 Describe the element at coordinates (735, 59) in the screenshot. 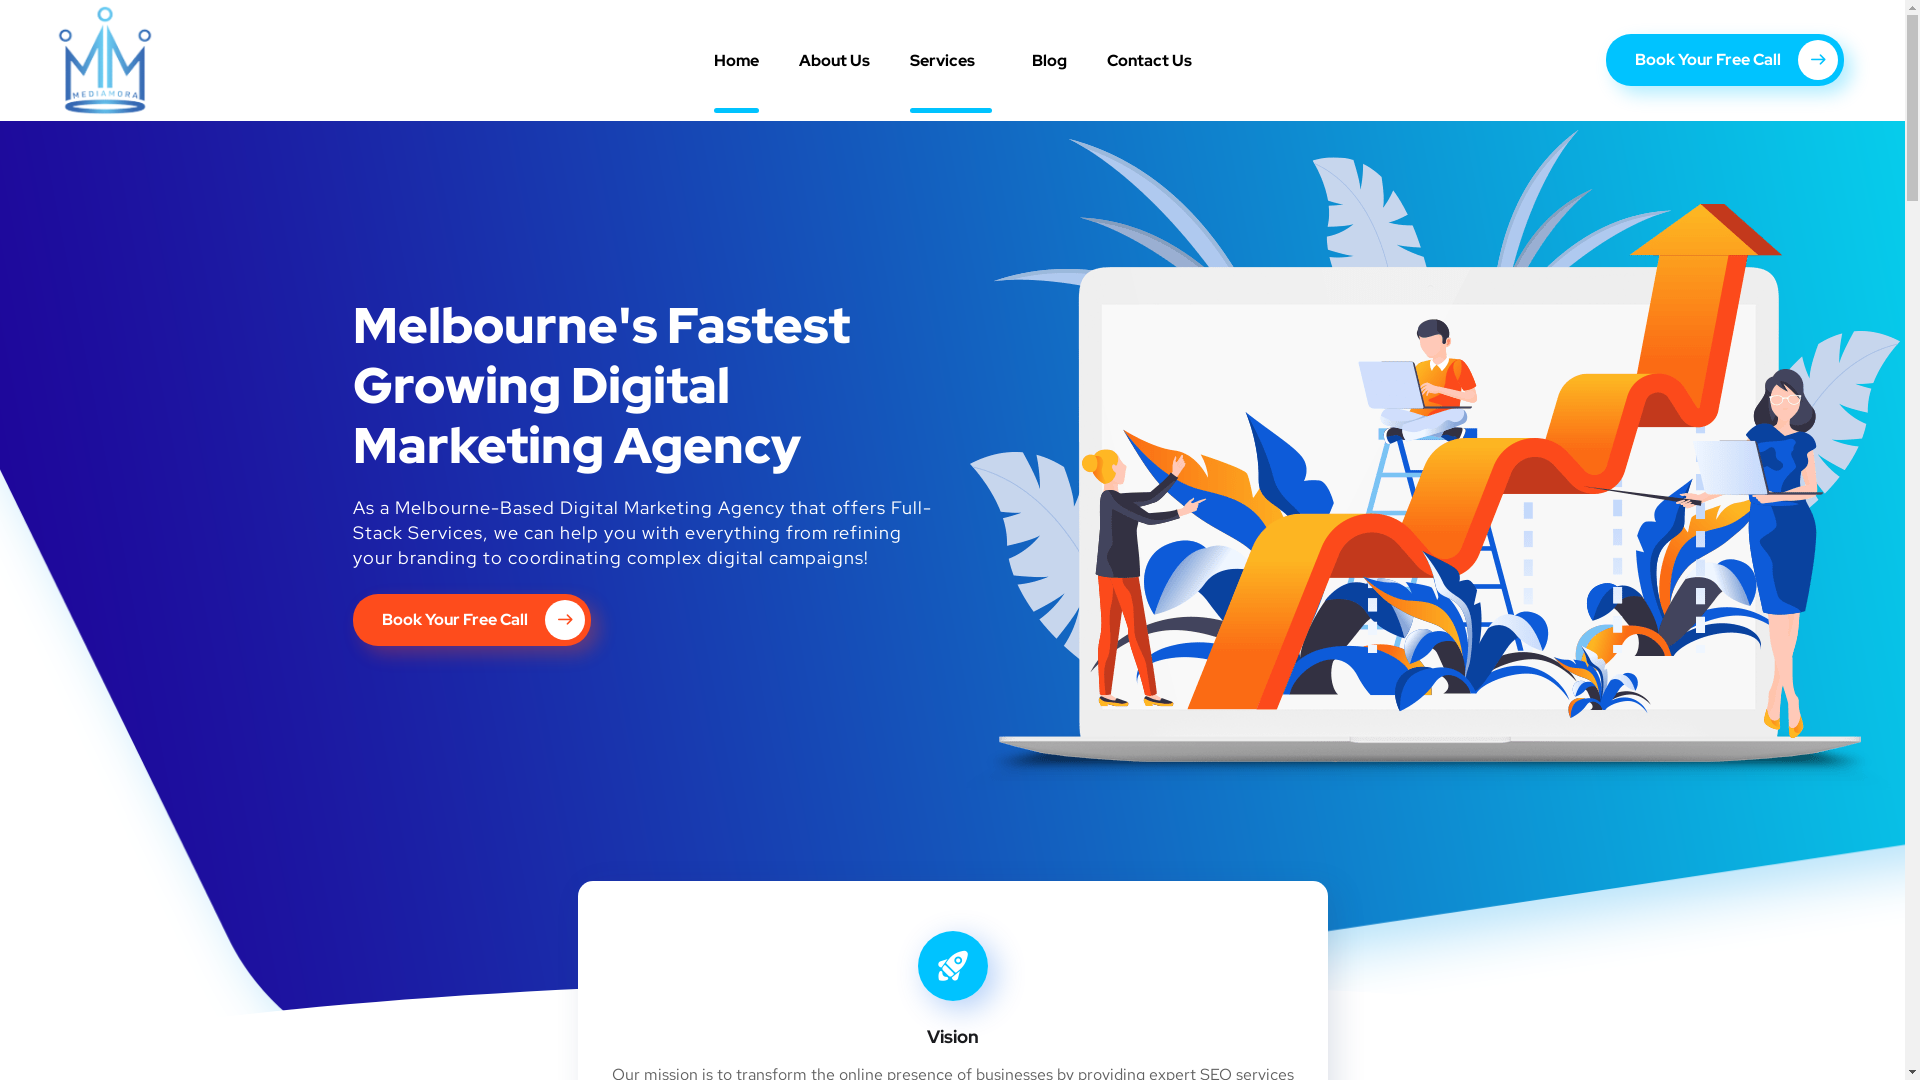

I see `'Home'` at that location.